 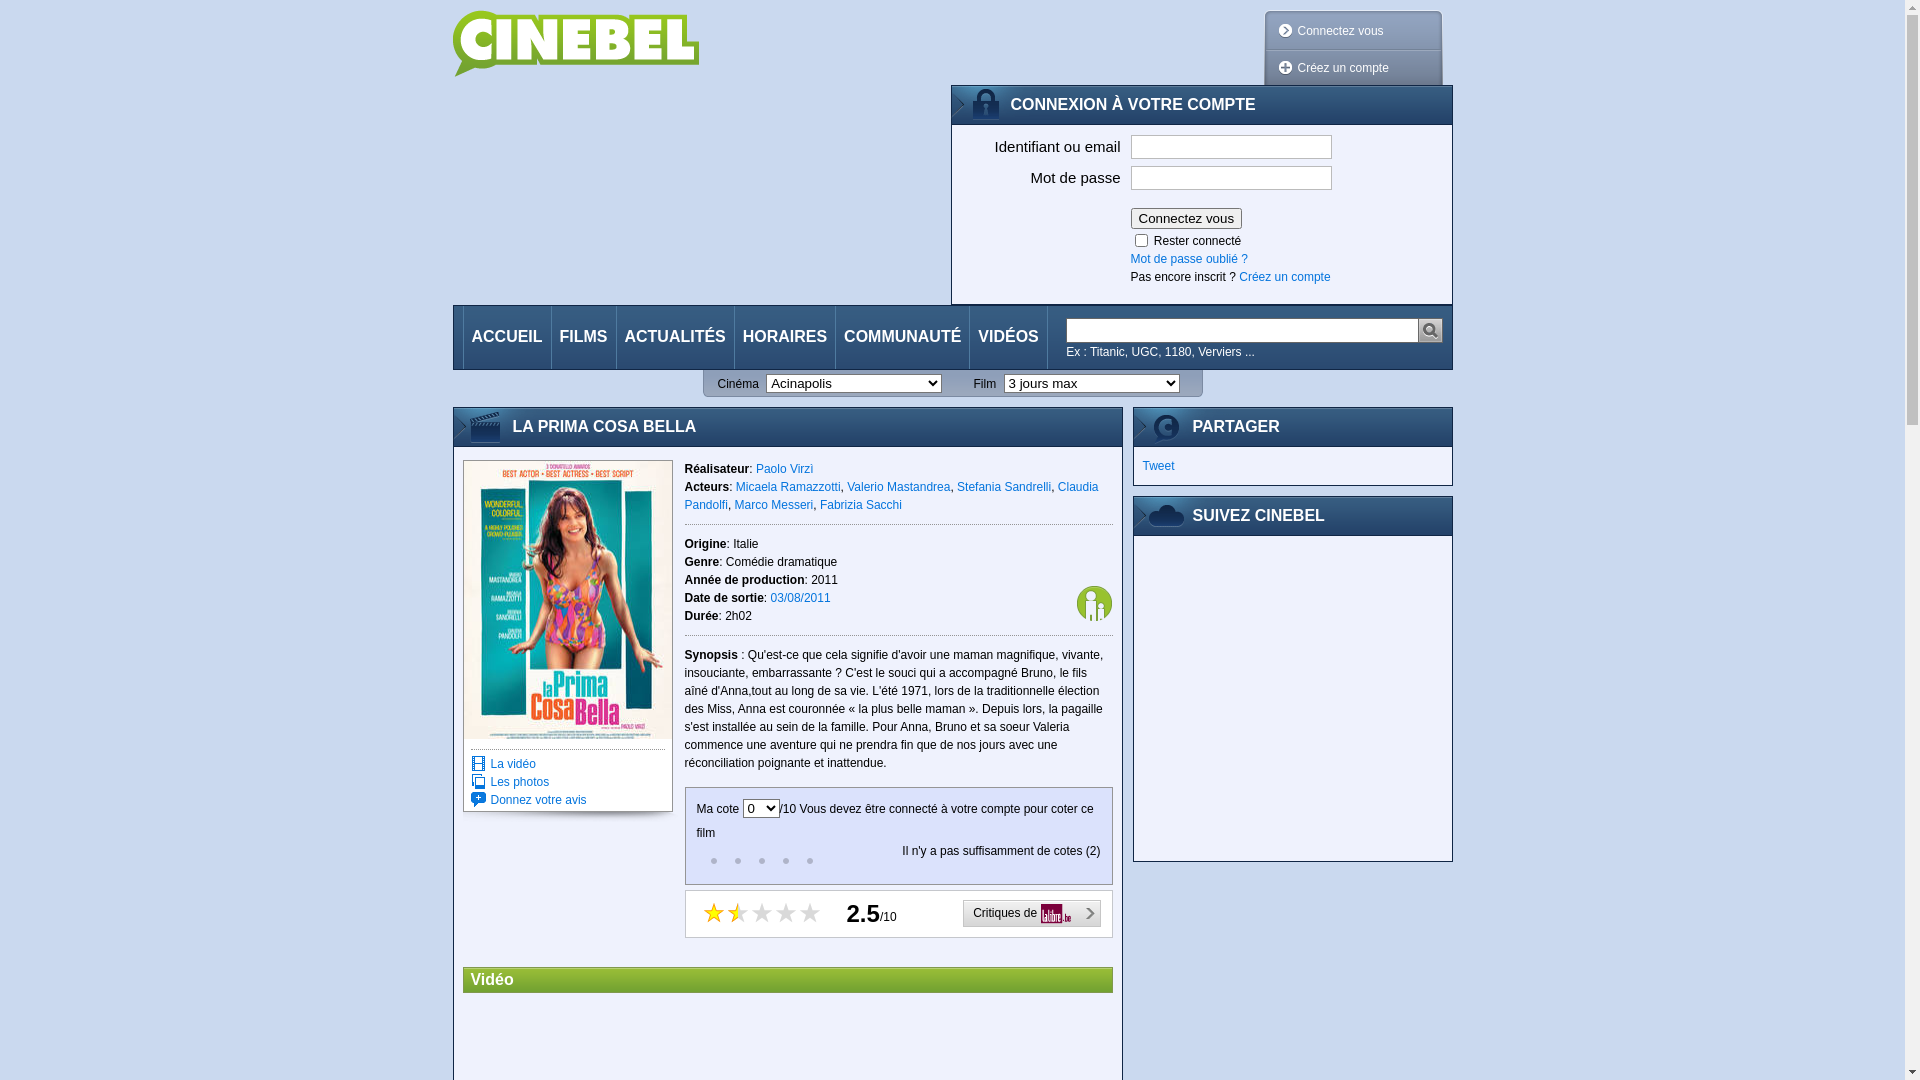 What do you see at coordinates (519, 781) in the screenshot?
I see `'Les photos'` at bounding box center [519, 781].